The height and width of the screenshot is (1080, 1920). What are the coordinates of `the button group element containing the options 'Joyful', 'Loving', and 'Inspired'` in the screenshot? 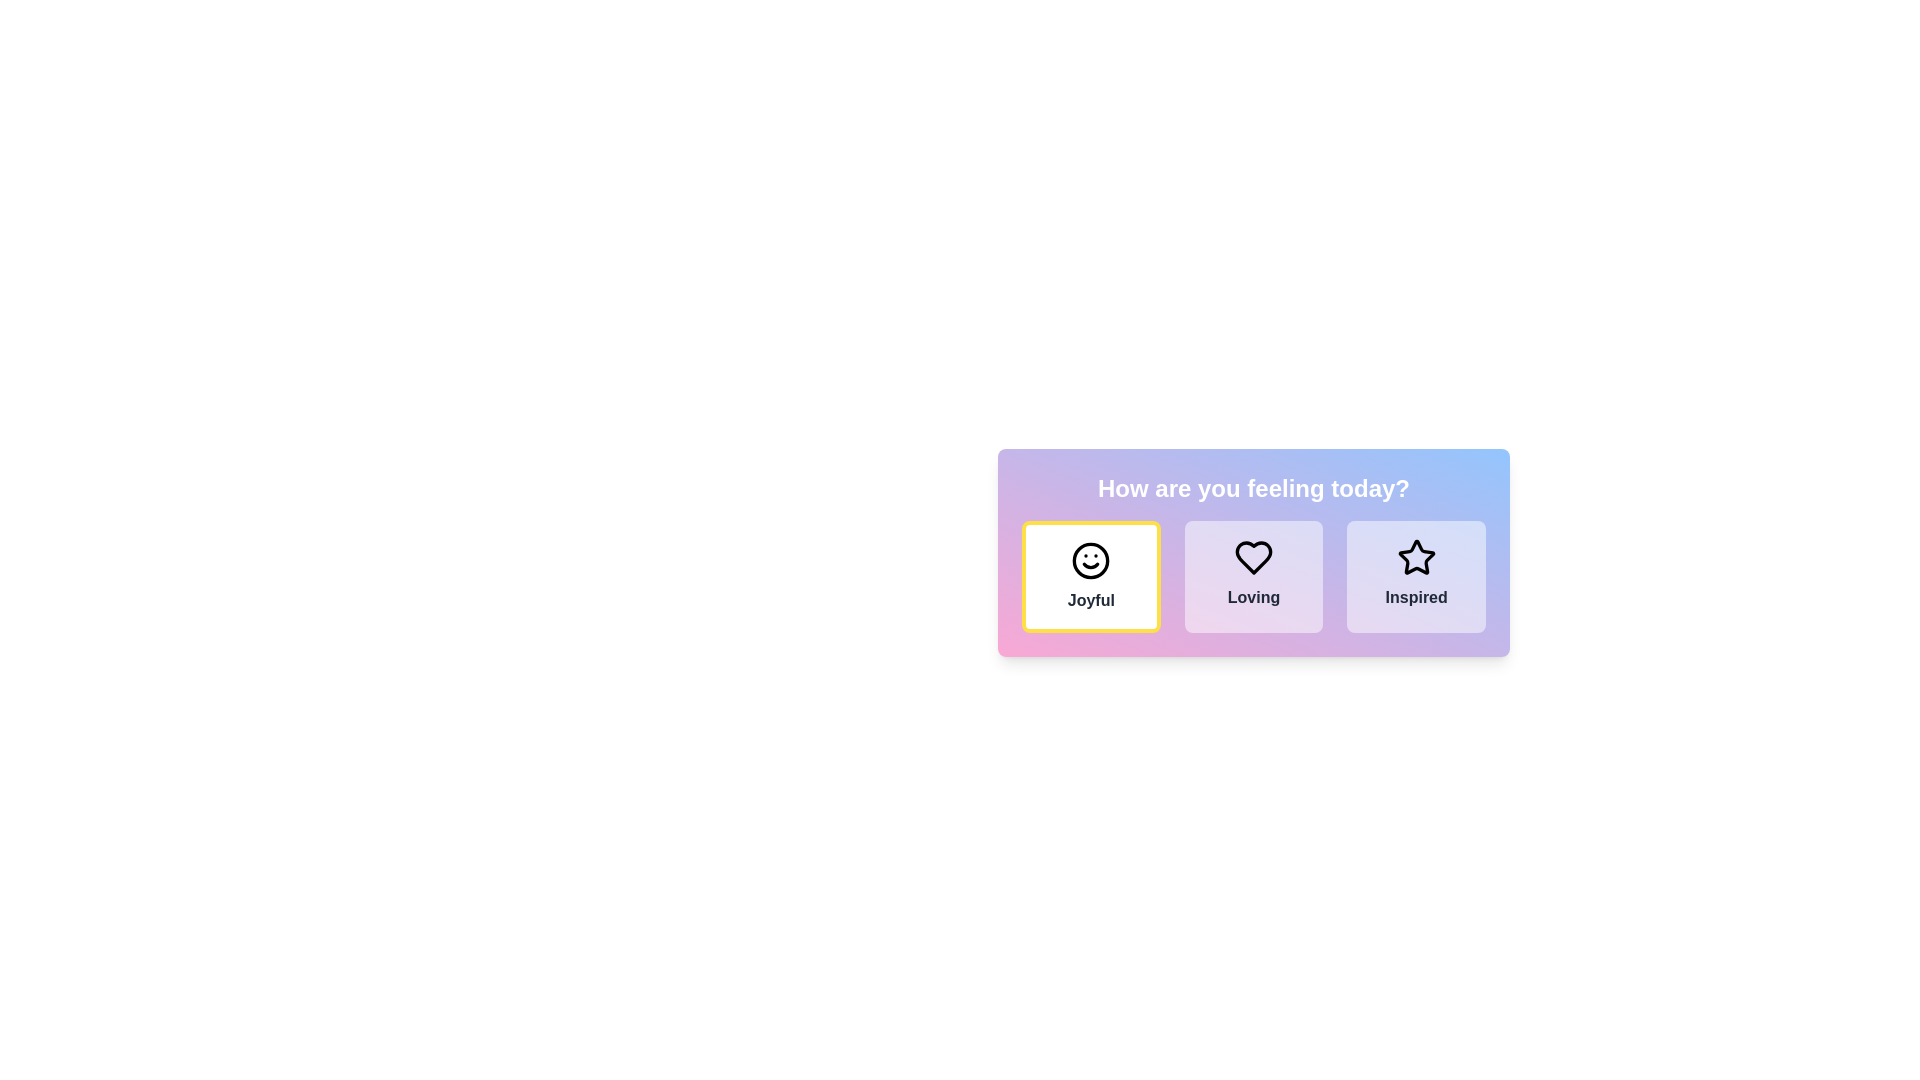 It's located at (1252, 552).